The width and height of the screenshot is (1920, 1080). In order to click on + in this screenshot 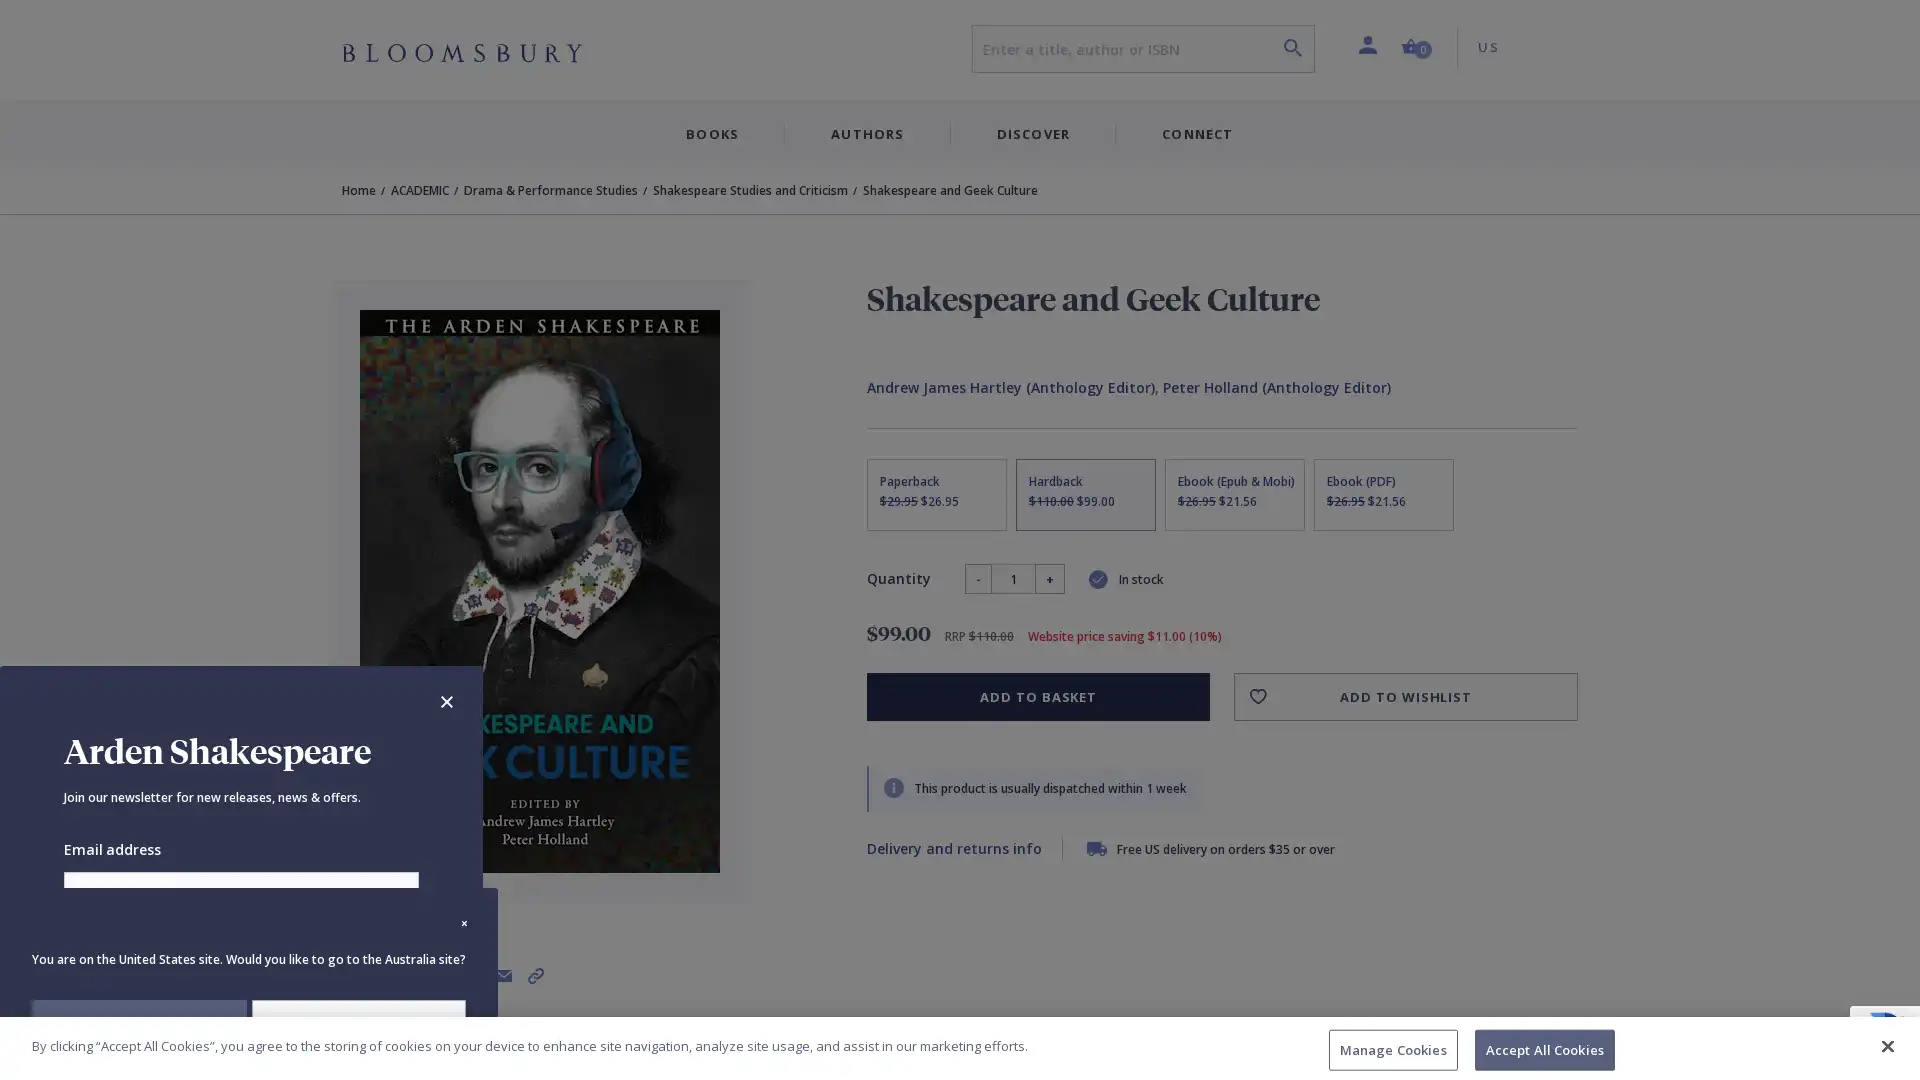, I will do `click(1048, 578)`.